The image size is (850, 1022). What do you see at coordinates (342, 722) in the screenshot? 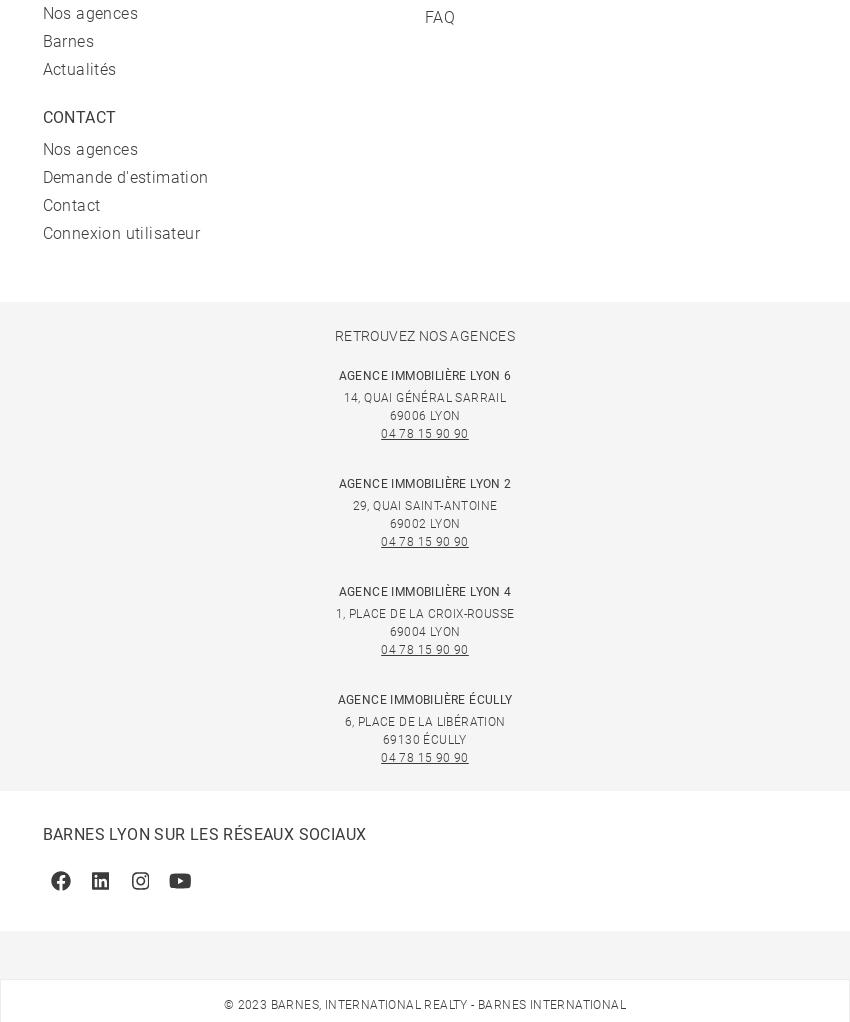
I see `'6, place de la Libération'` at bounding box center [342, 722].